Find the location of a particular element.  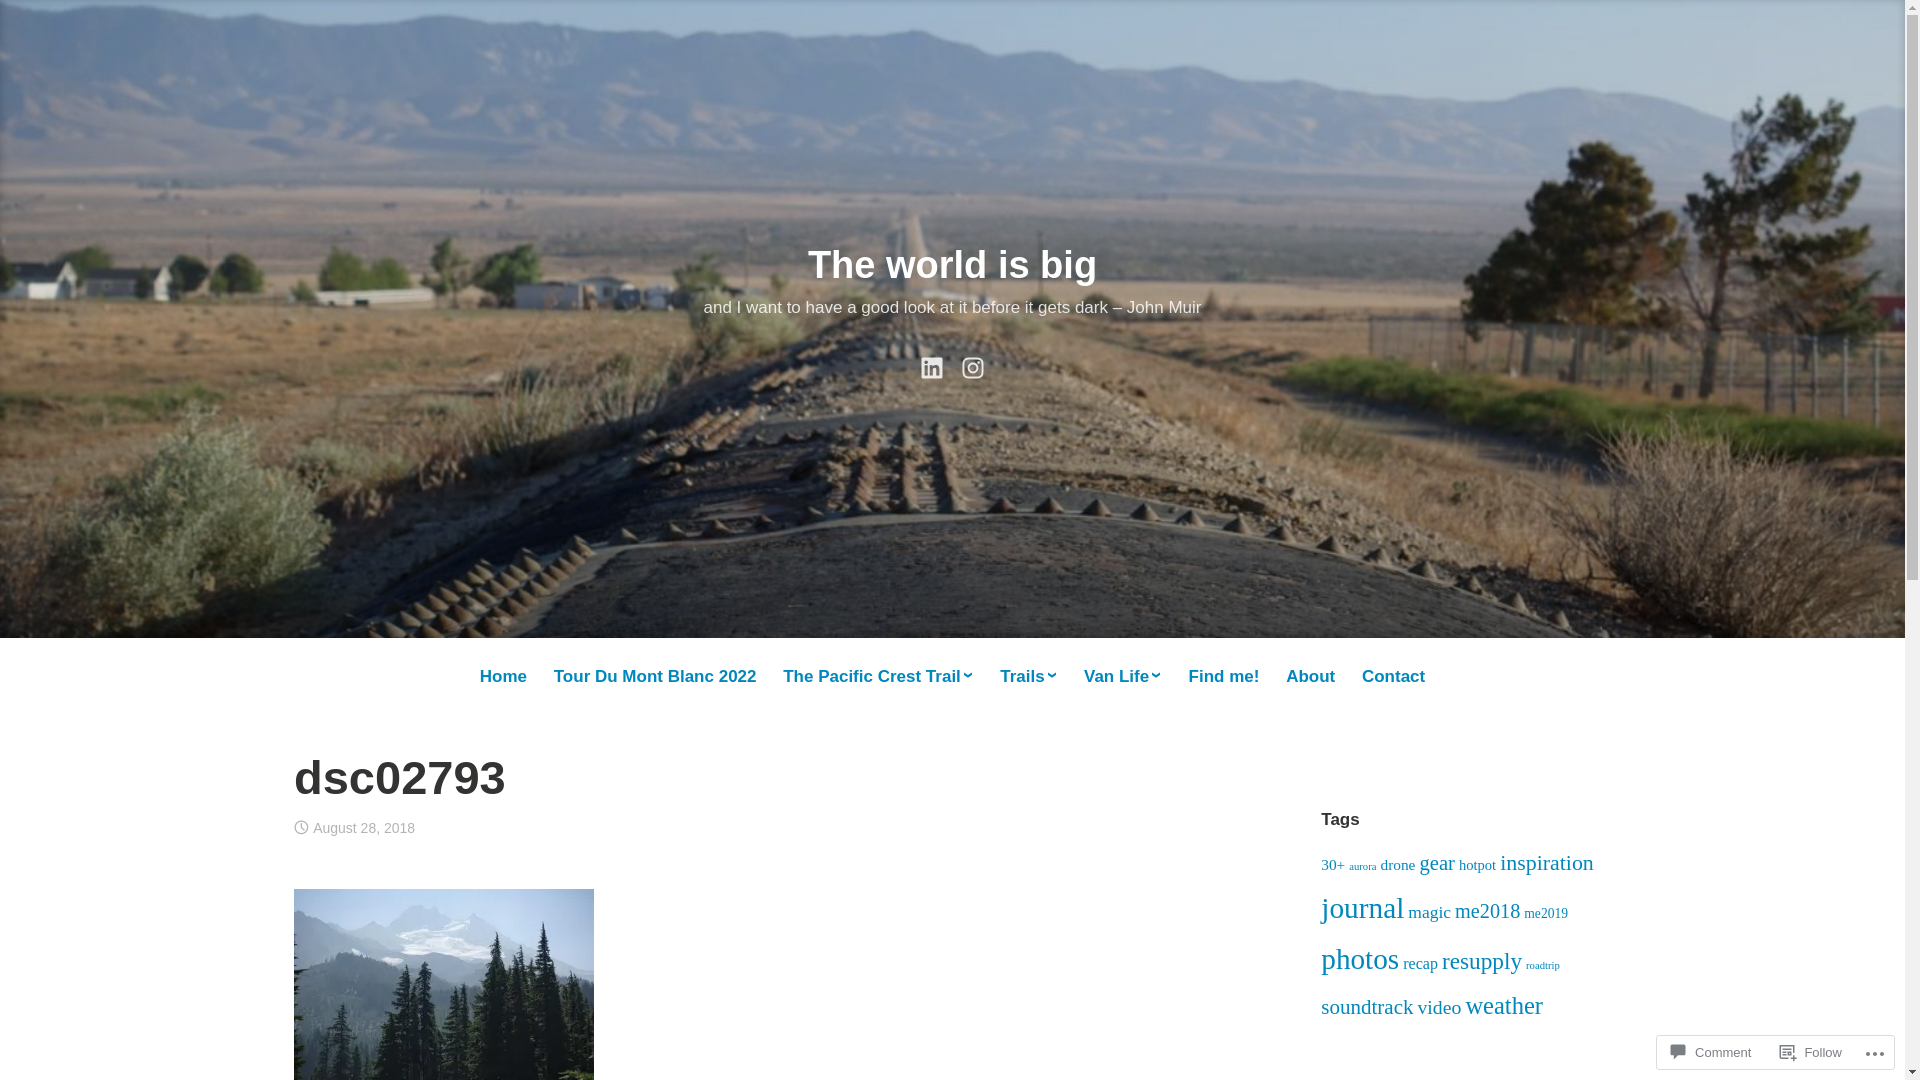

'photos' is located at coordinates (1359, 958).